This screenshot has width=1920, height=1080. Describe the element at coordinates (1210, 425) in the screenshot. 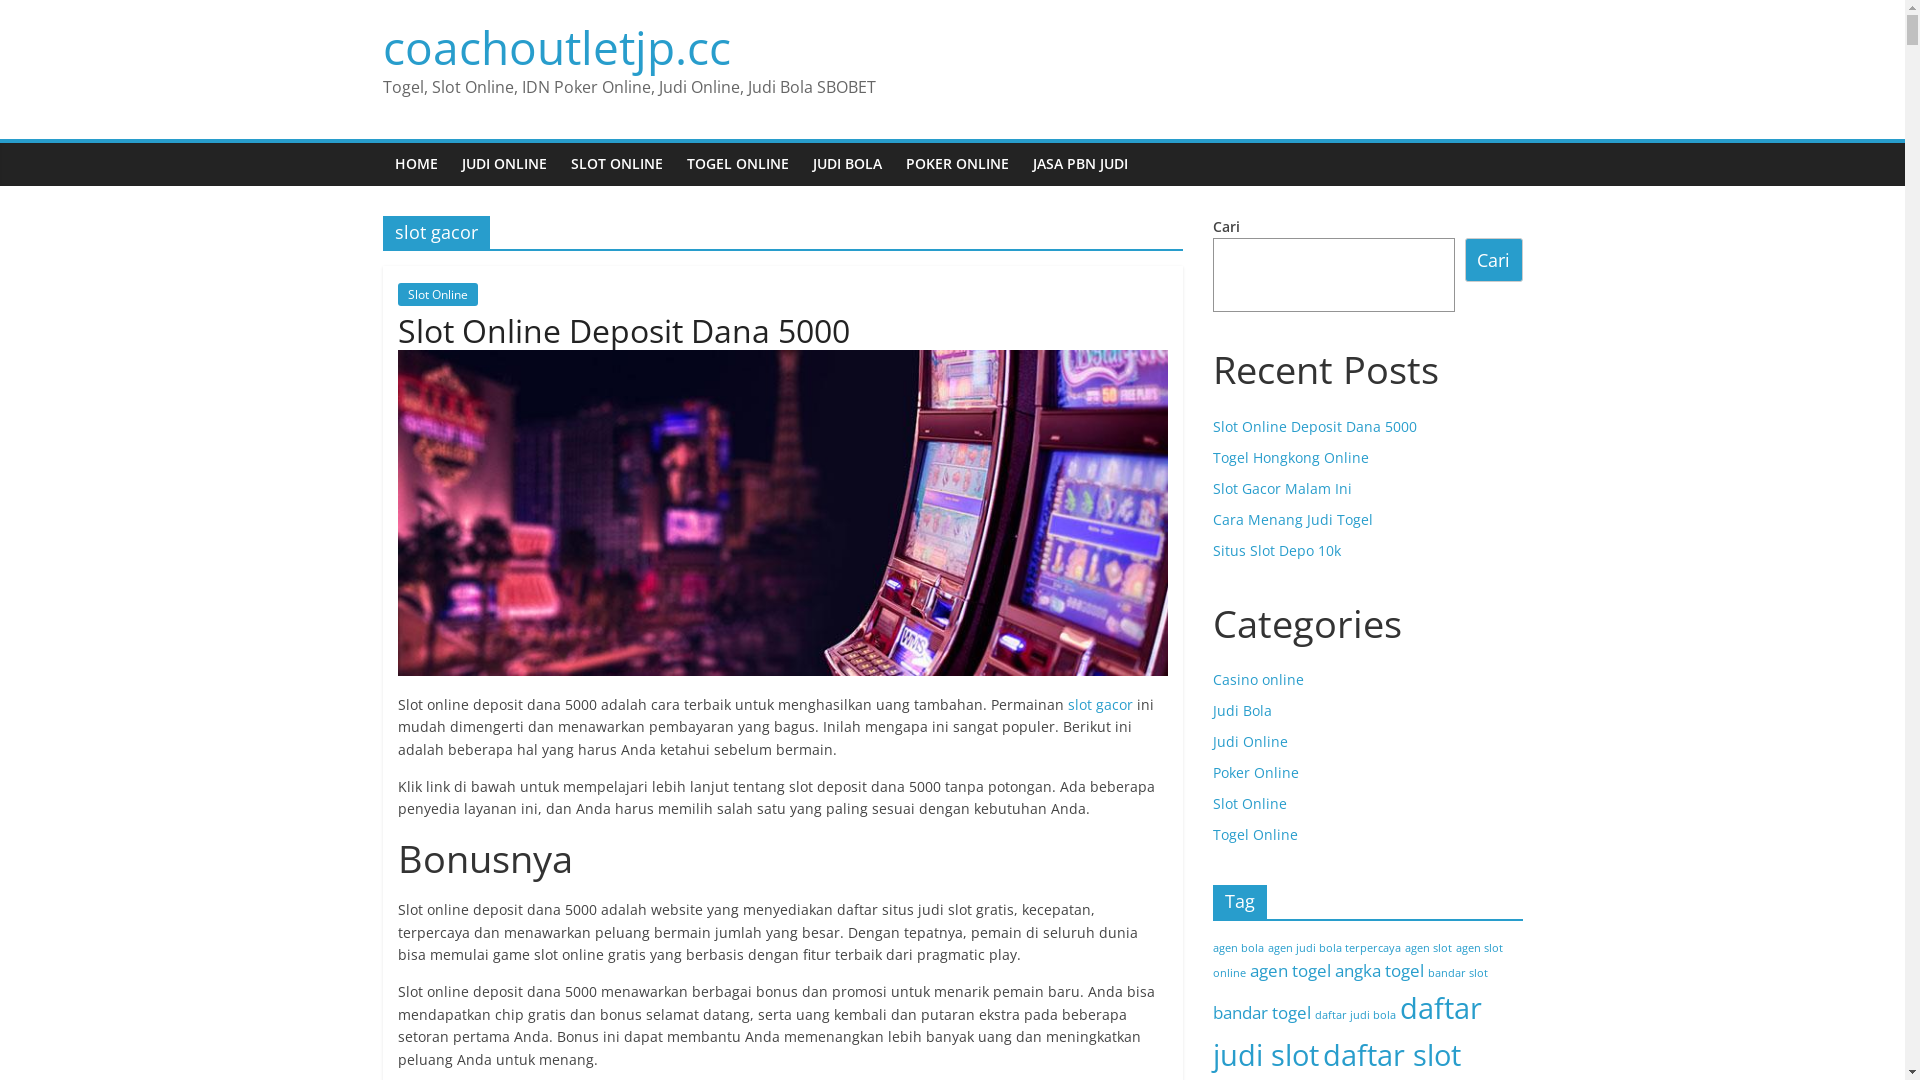

I see `'Slot Online Deposit Dana 5000'` at that location.